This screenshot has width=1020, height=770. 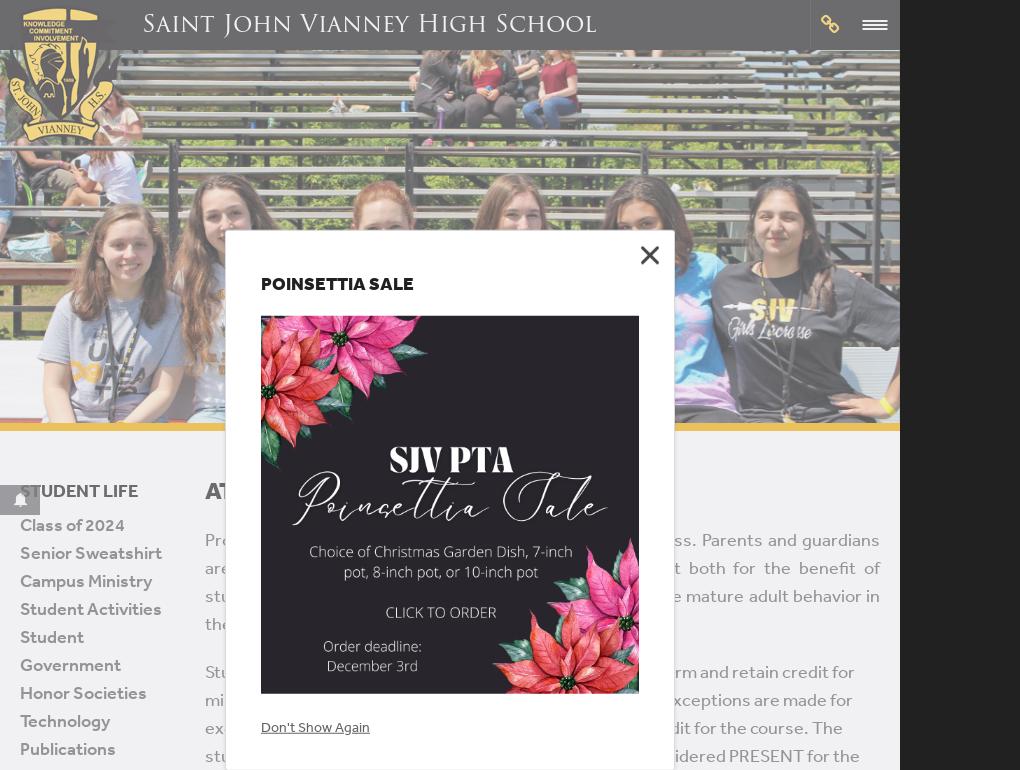 What do you see at coordinates (459, 564) in the screenshot?
I see `'Faculty'` at bounding box center [459, 564].